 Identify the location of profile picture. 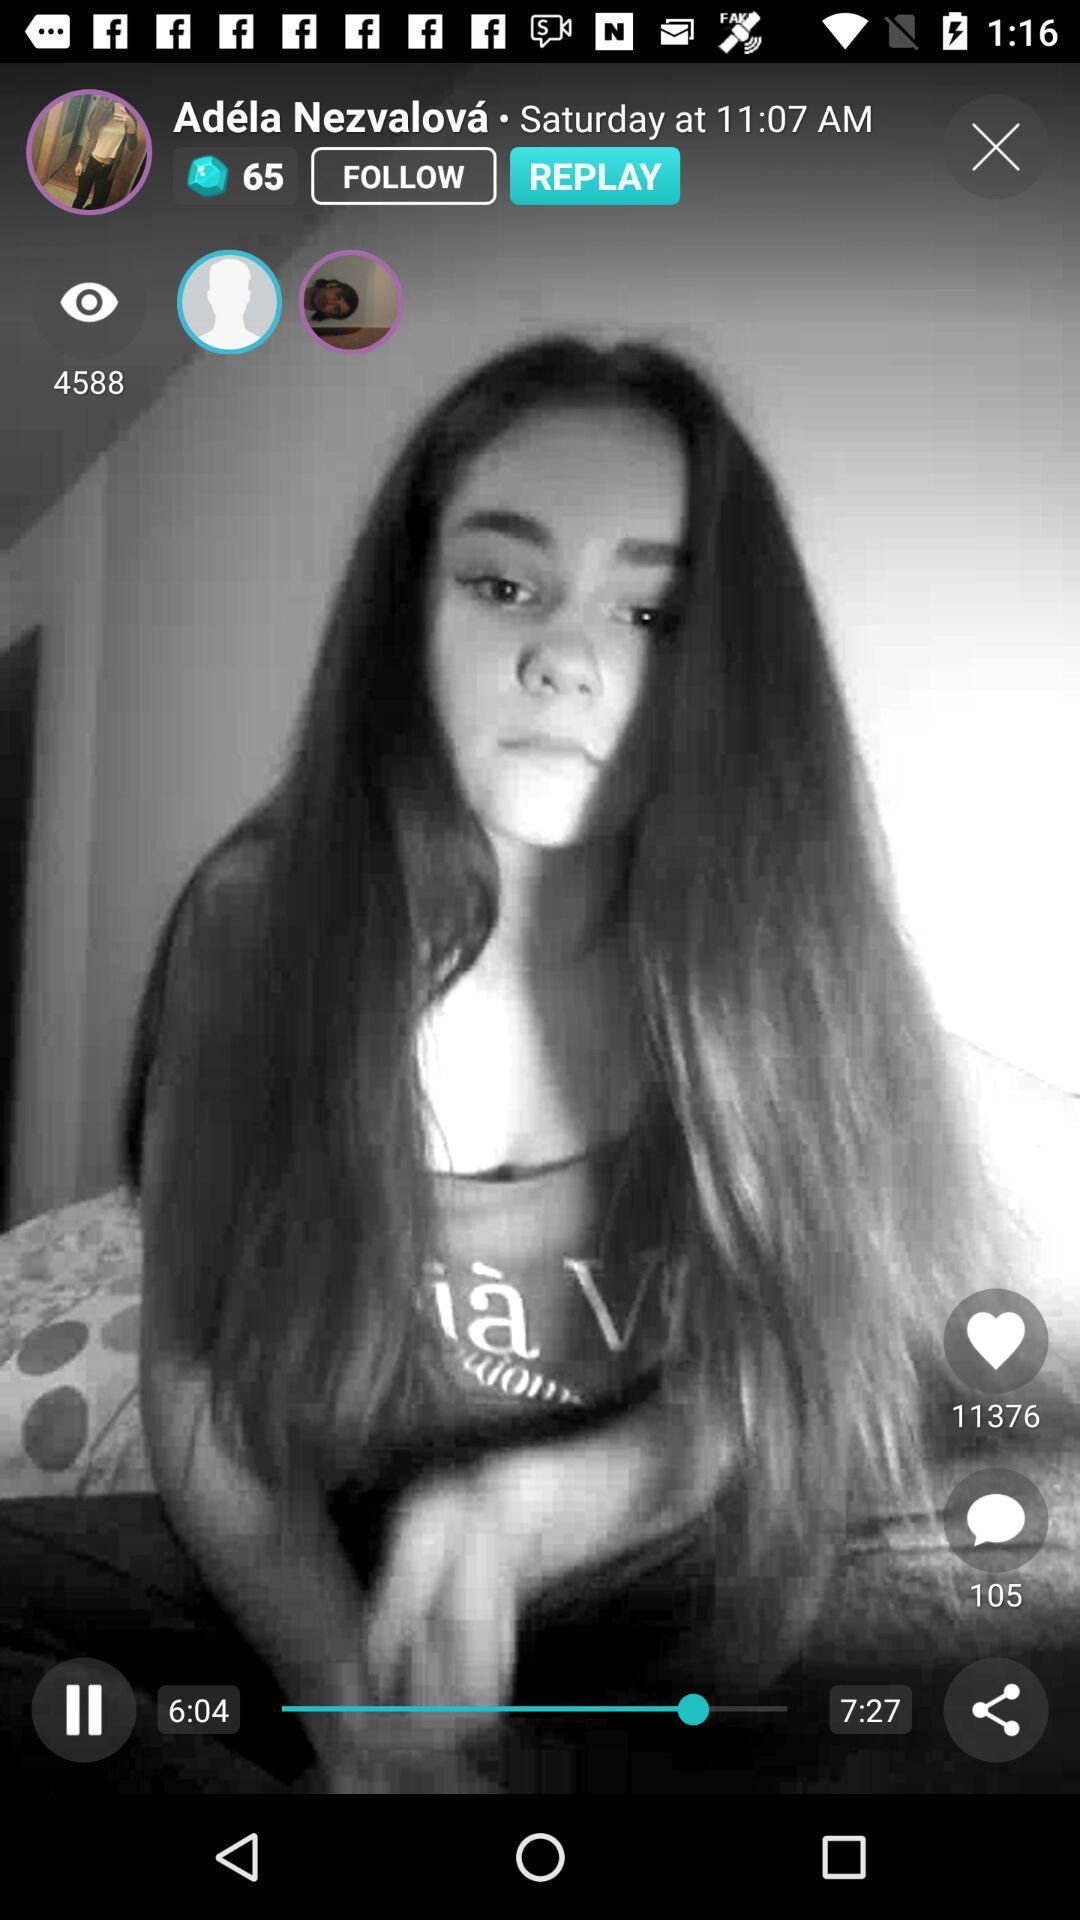
(88, 151).